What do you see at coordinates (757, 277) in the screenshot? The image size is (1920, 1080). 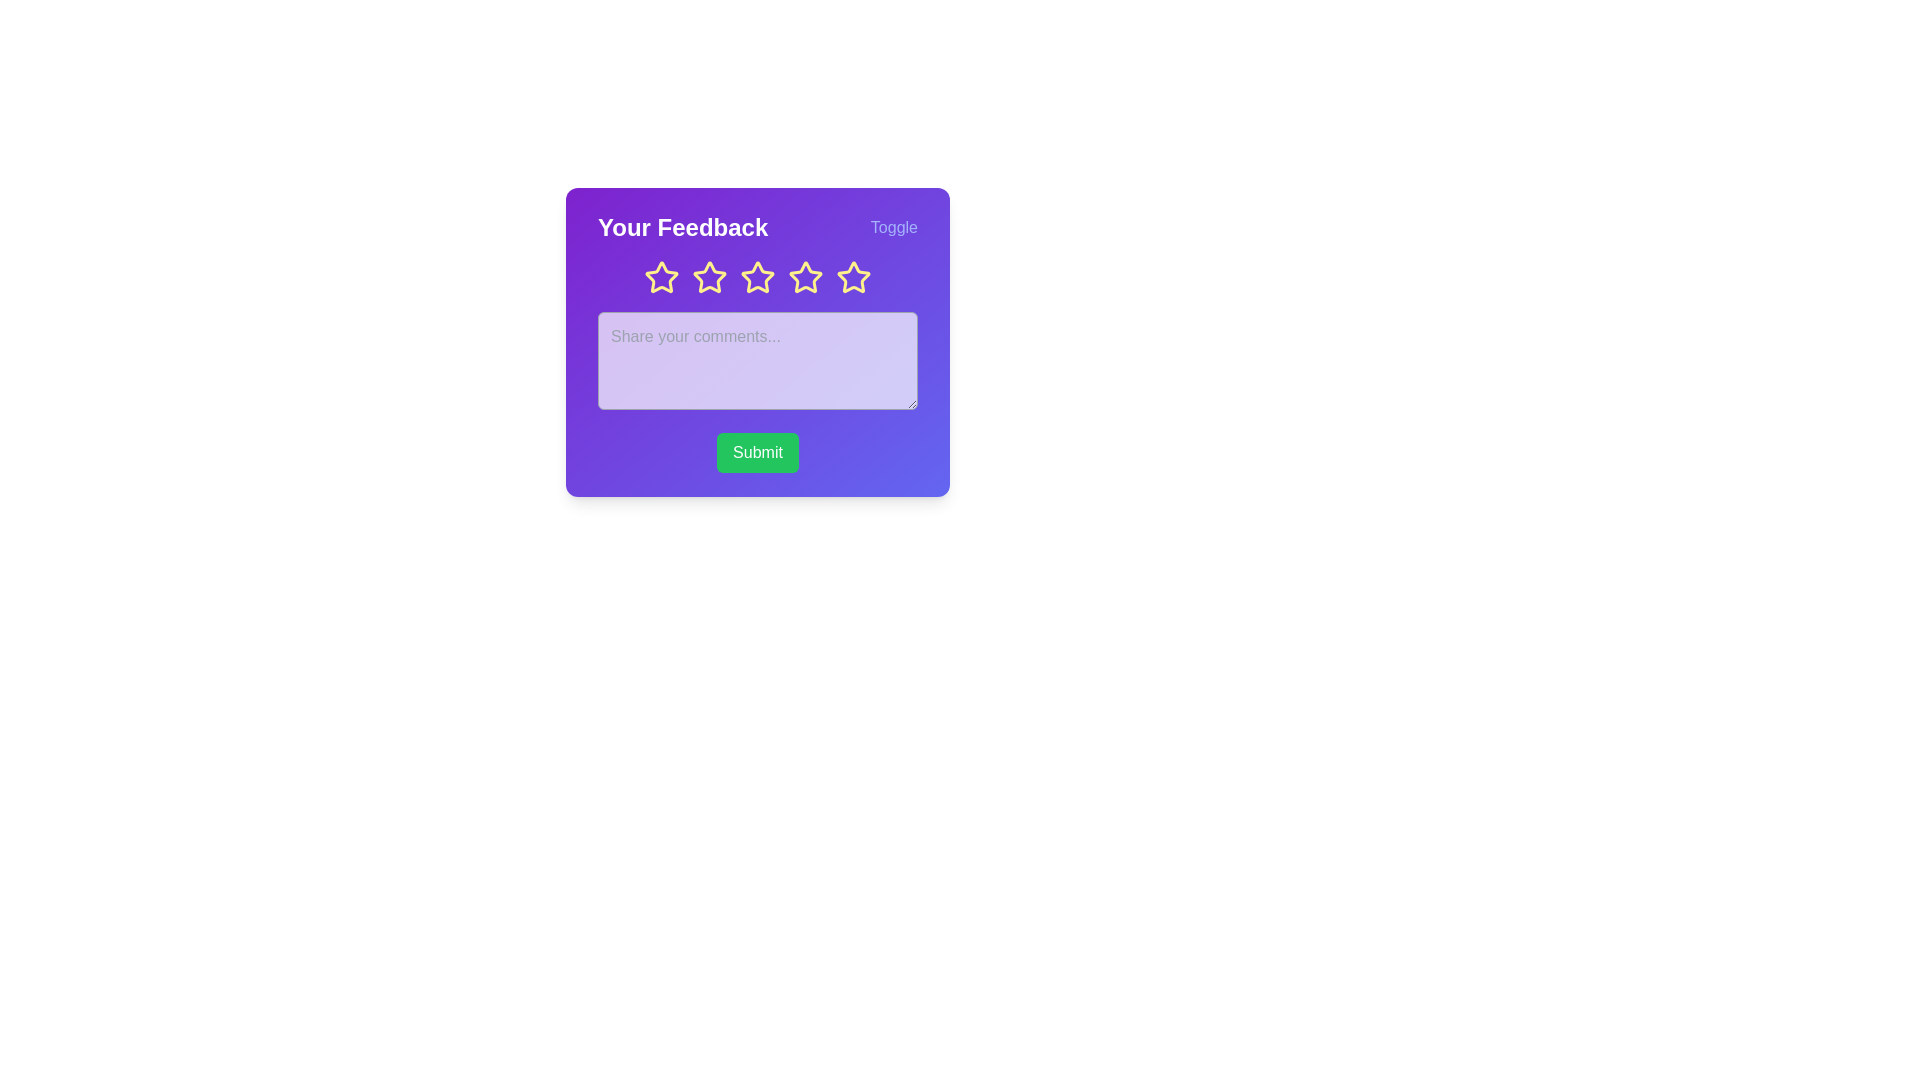 I see `the third star icon in the rating system located under the 'Your Feedback' header` at bounding box center [757, 277].